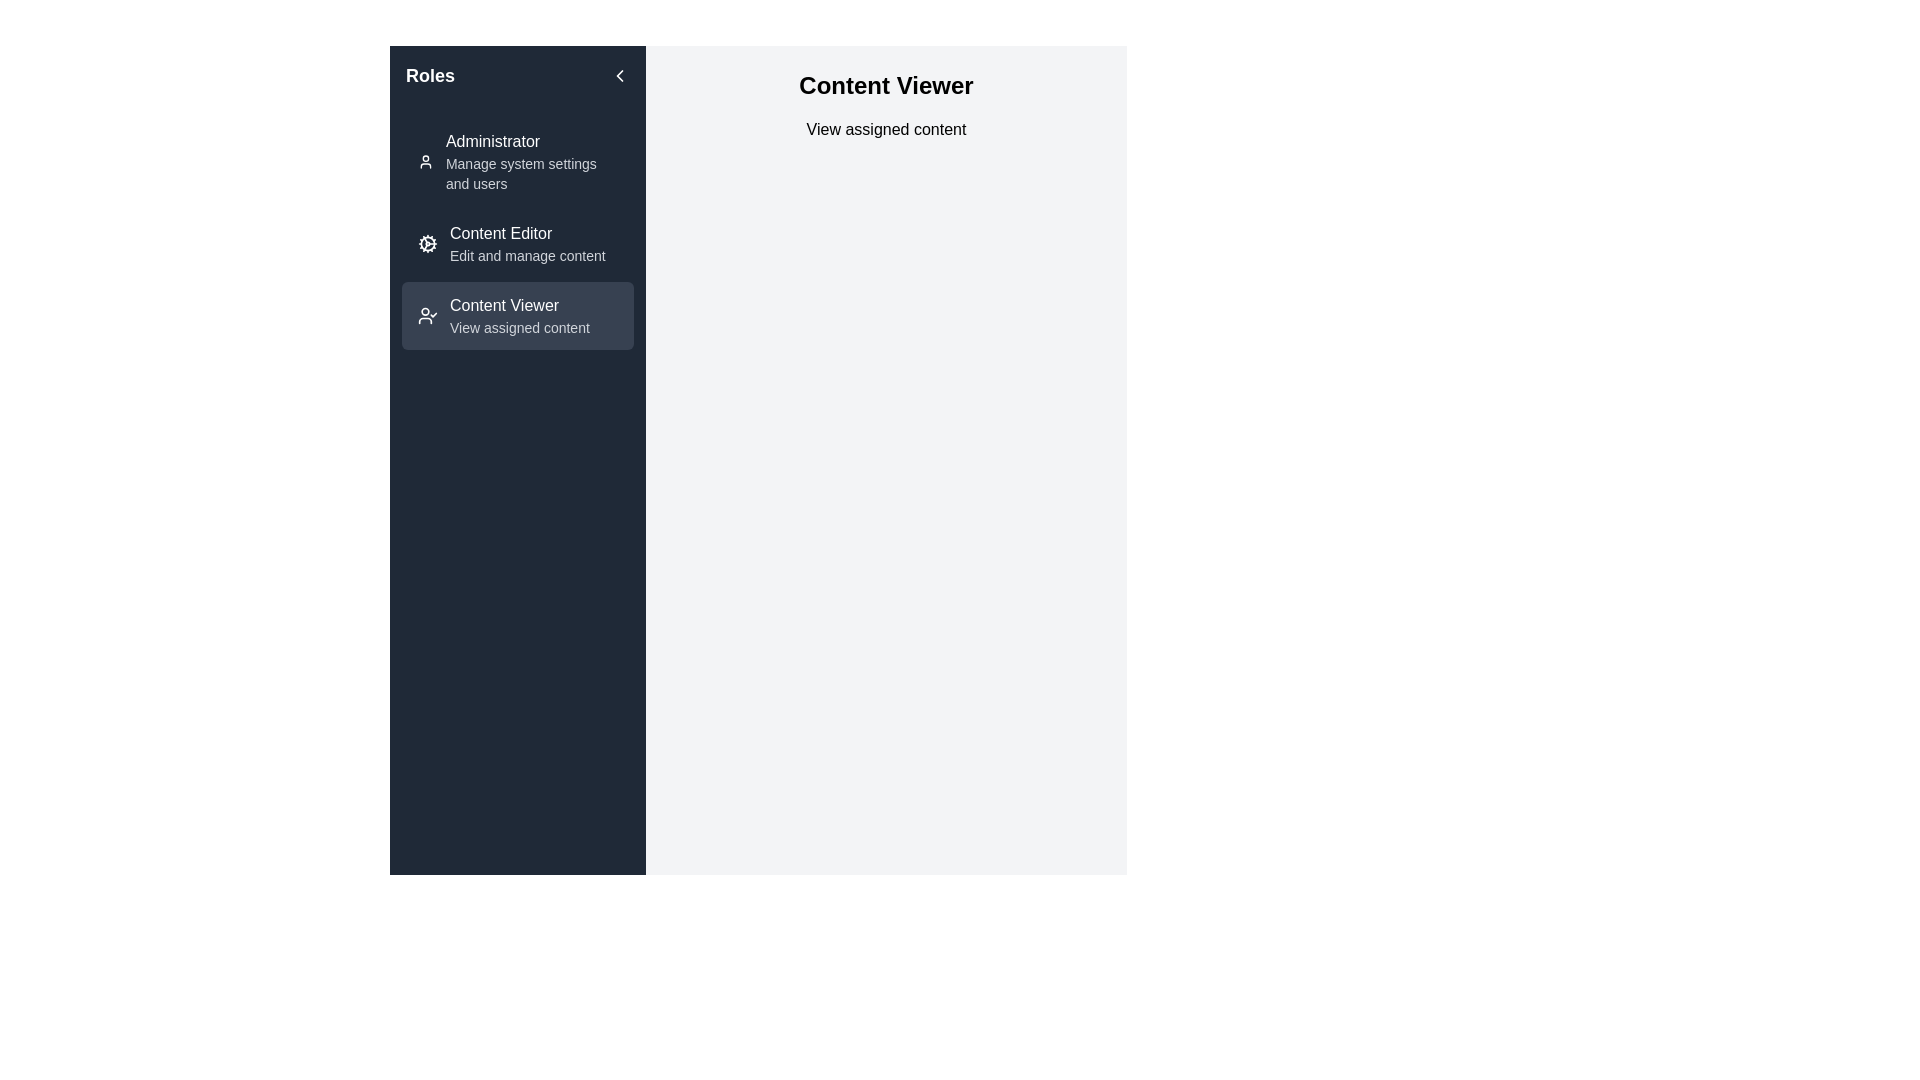 The height and width of the screenshot is (1080, 1920). I want to click on the 'Content Viewer' button in the sidebar menu, which has a dark gray background, rounded corners, and includes a user icon with a checkmark and text stating 'Content Viewer', so click(518, 315).